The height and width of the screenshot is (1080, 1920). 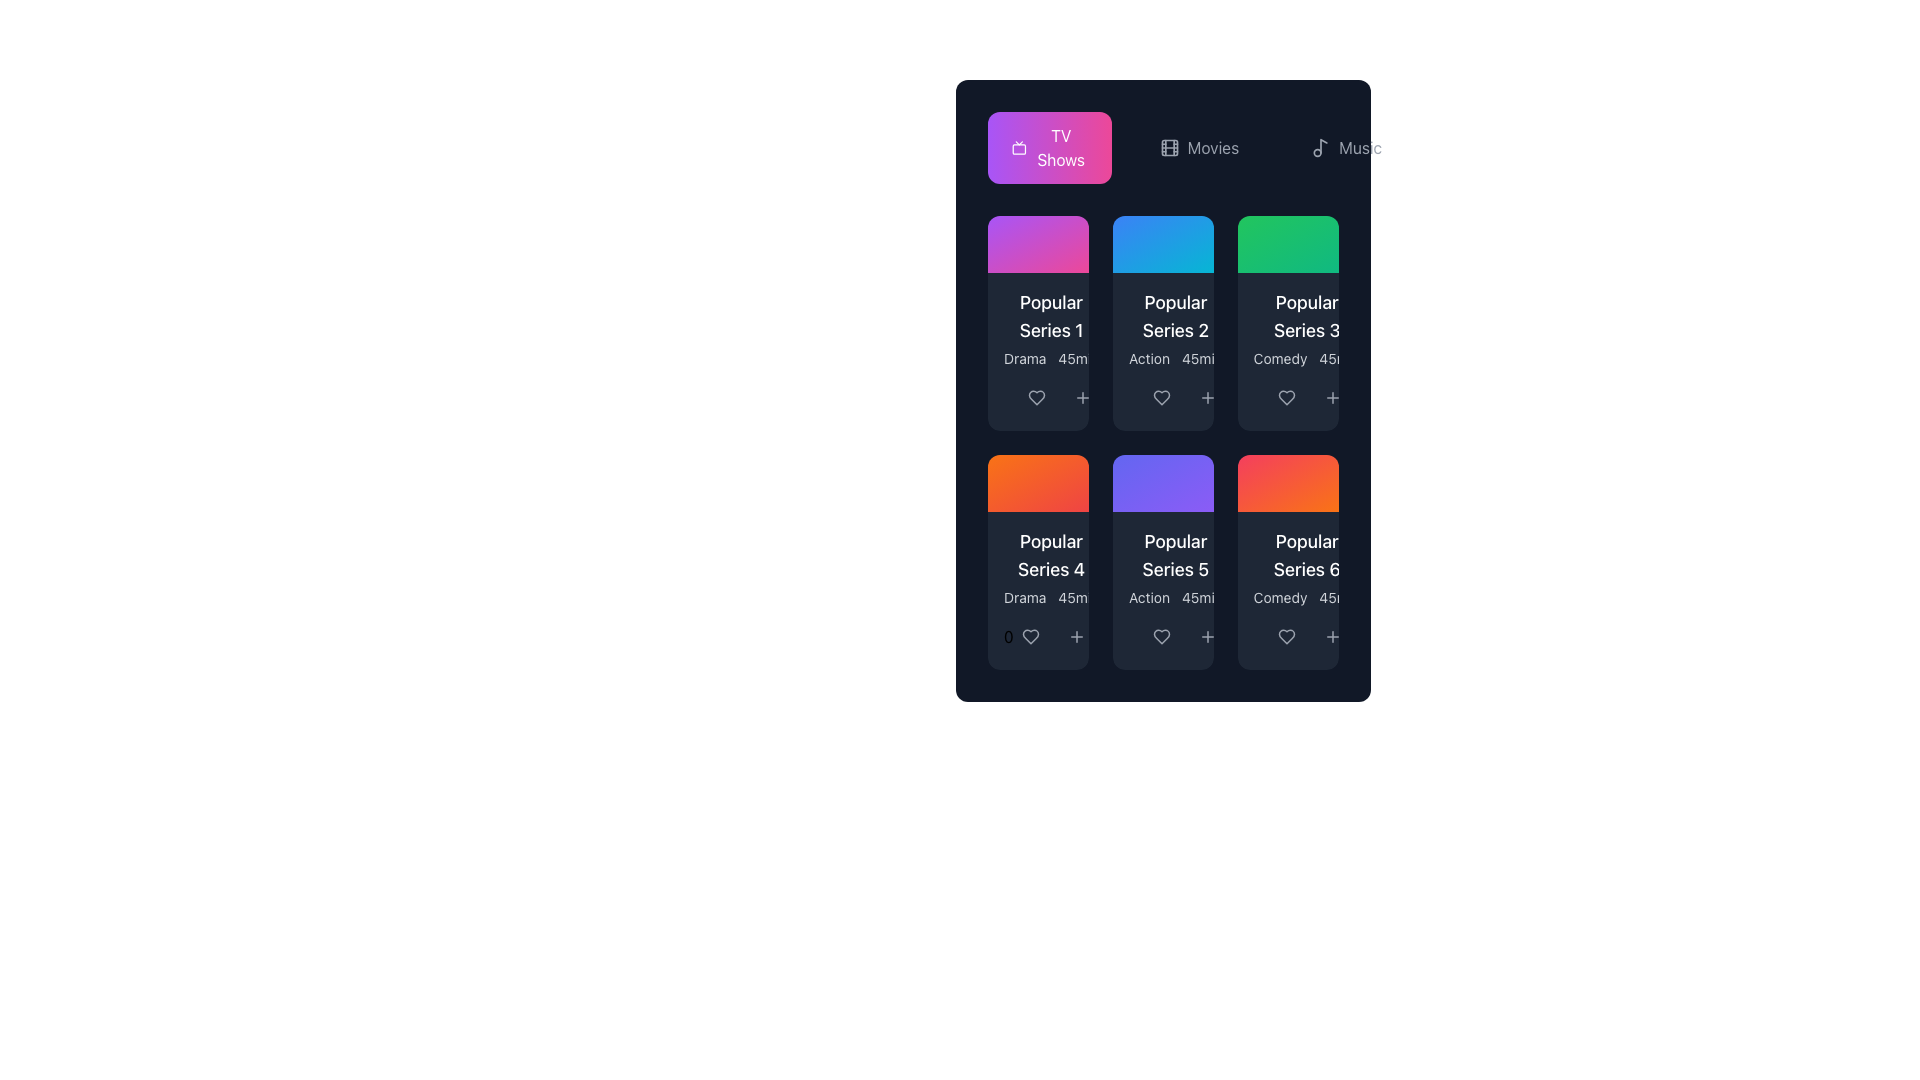 What do you see at coordinates (1161, 397) in the screenshot?
I see `the 'like' icon that marks the associated series as a favorite, located in the bottom section of the 'Popular Series 2' card, directly above the '+' icon` at bounding box center [1161, 397].